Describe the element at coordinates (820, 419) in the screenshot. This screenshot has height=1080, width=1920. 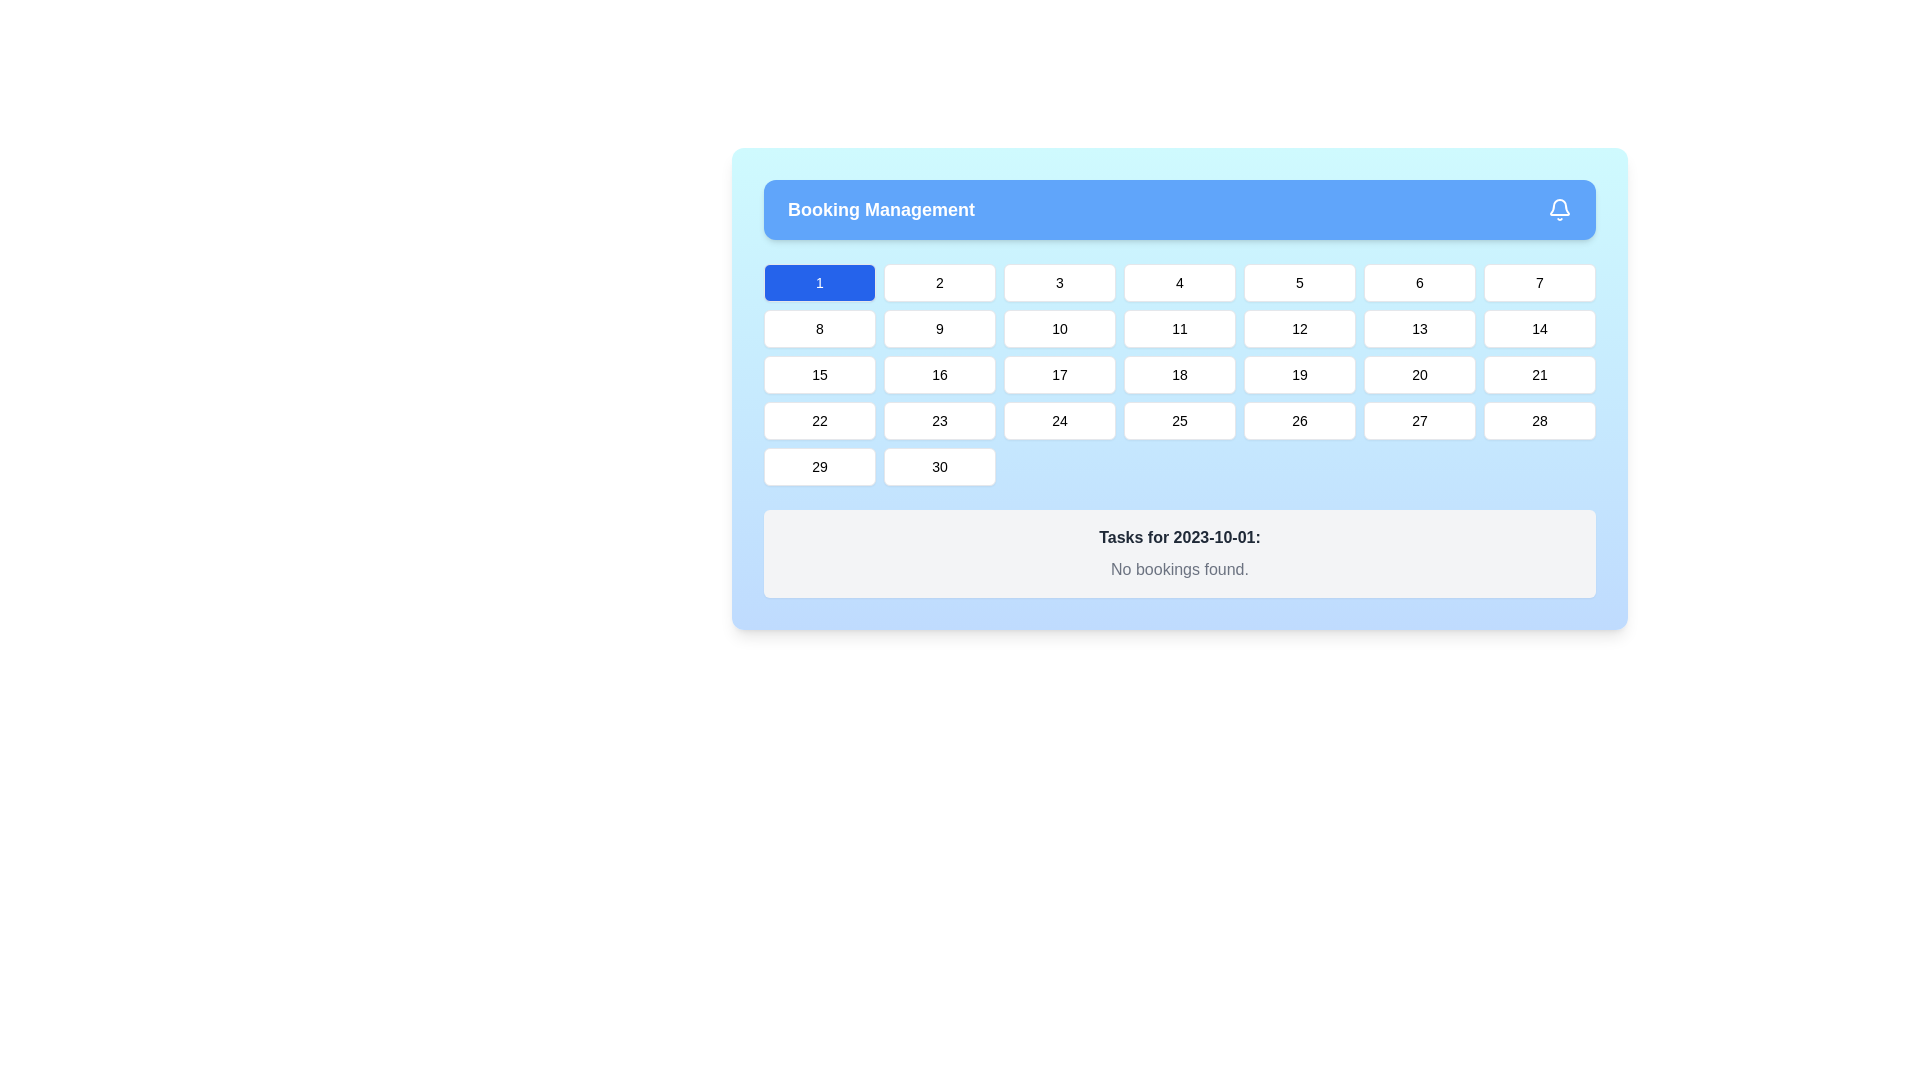
I see `the rectangular button displaying the number '22' to trigger additional interaction or visual feedback` at that location.